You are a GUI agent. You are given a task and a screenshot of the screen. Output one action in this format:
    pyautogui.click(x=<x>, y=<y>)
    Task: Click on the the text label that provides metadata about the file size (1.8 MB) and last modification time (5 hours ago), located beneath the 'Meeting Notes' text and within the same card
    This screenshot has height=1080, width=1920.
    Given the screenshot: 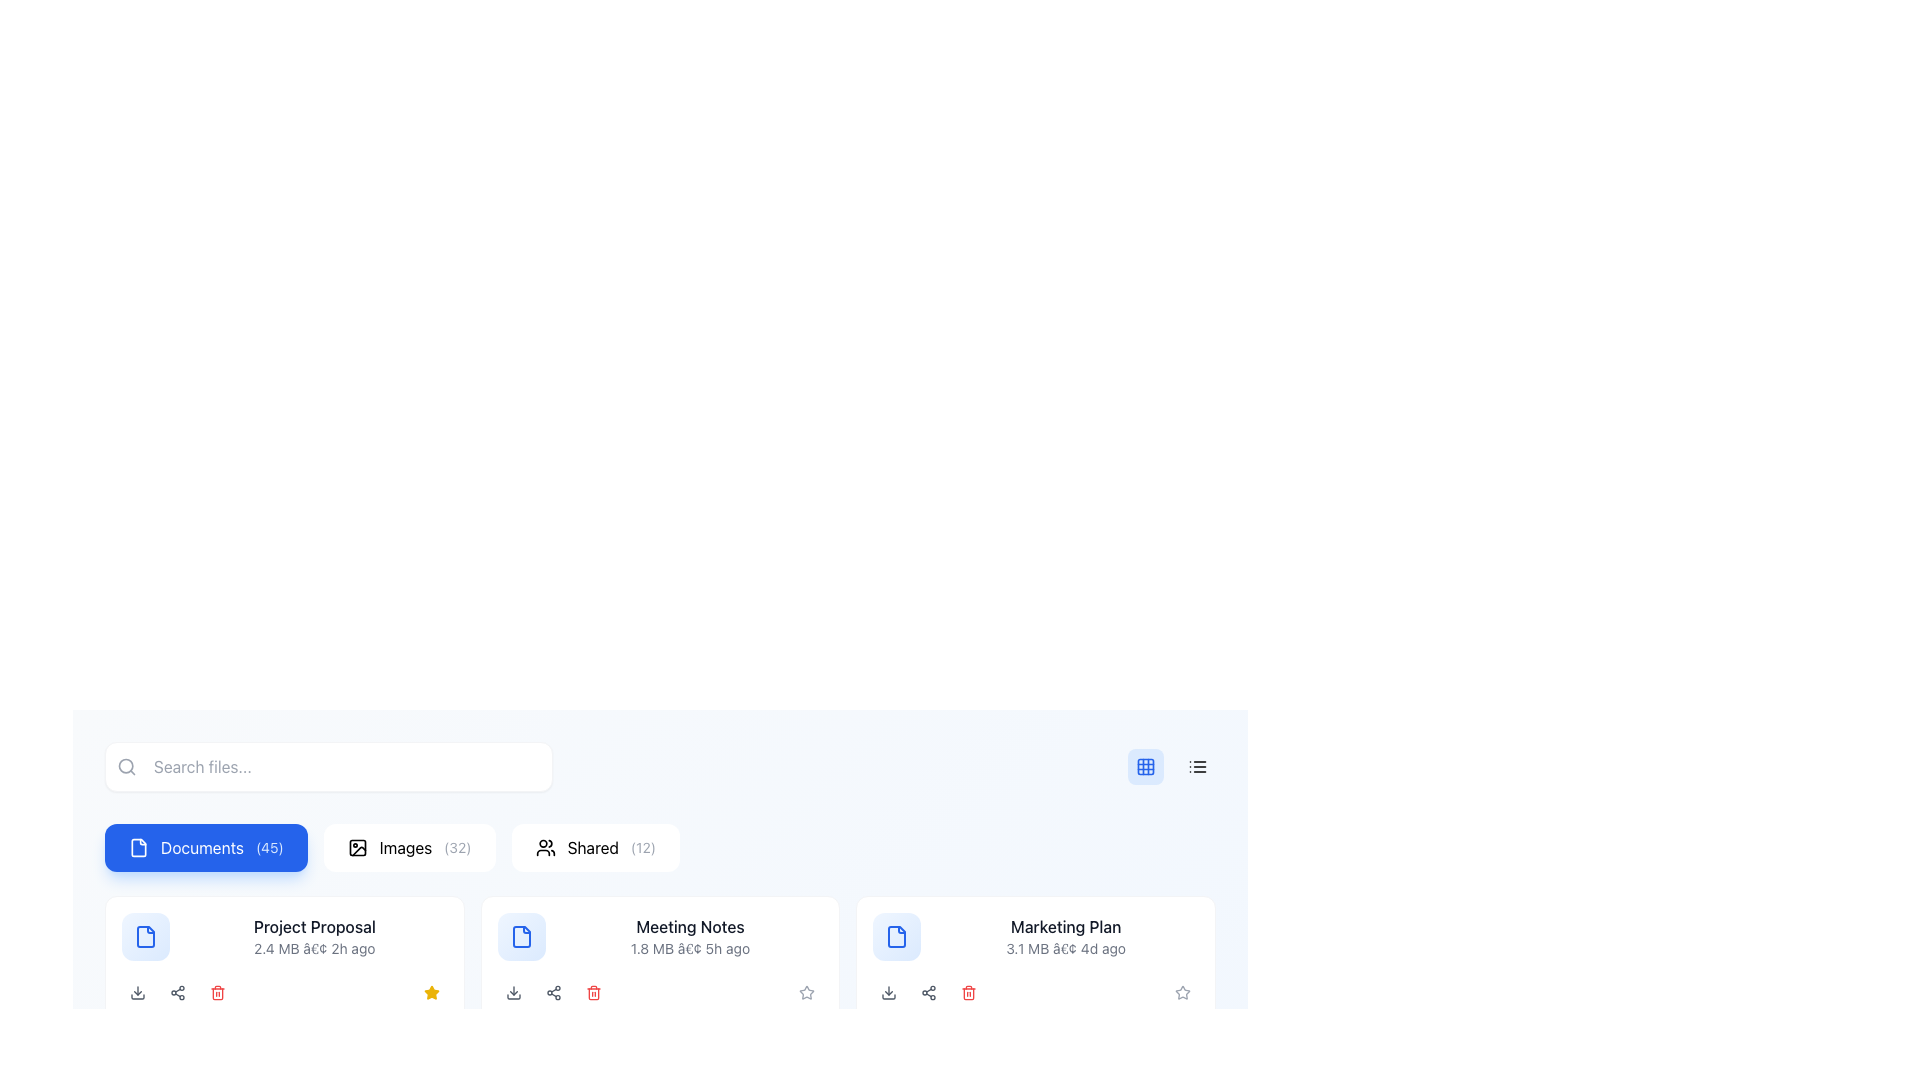 What is the action you would take?
    pyautogui.click(x=690, y=947)
    